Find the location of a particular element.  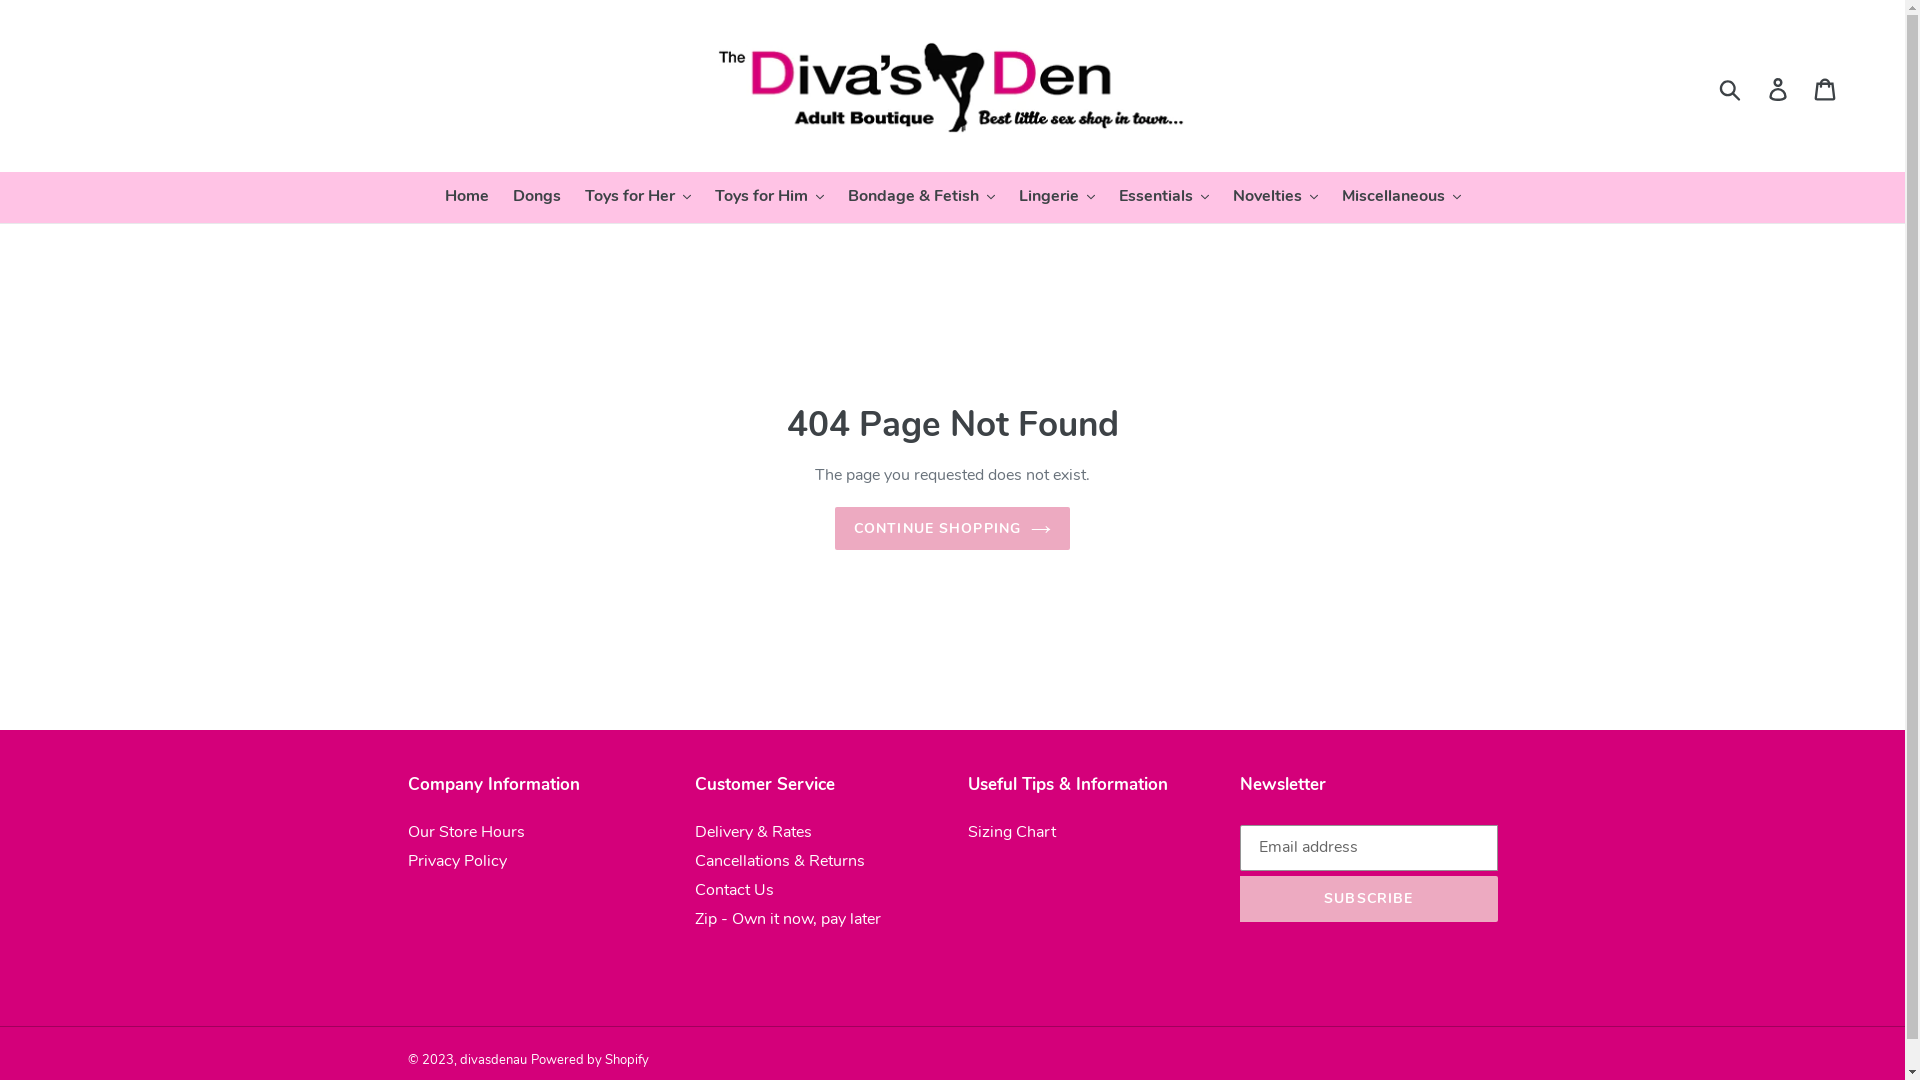

'Dongs' is located at coordinates (536, 197).